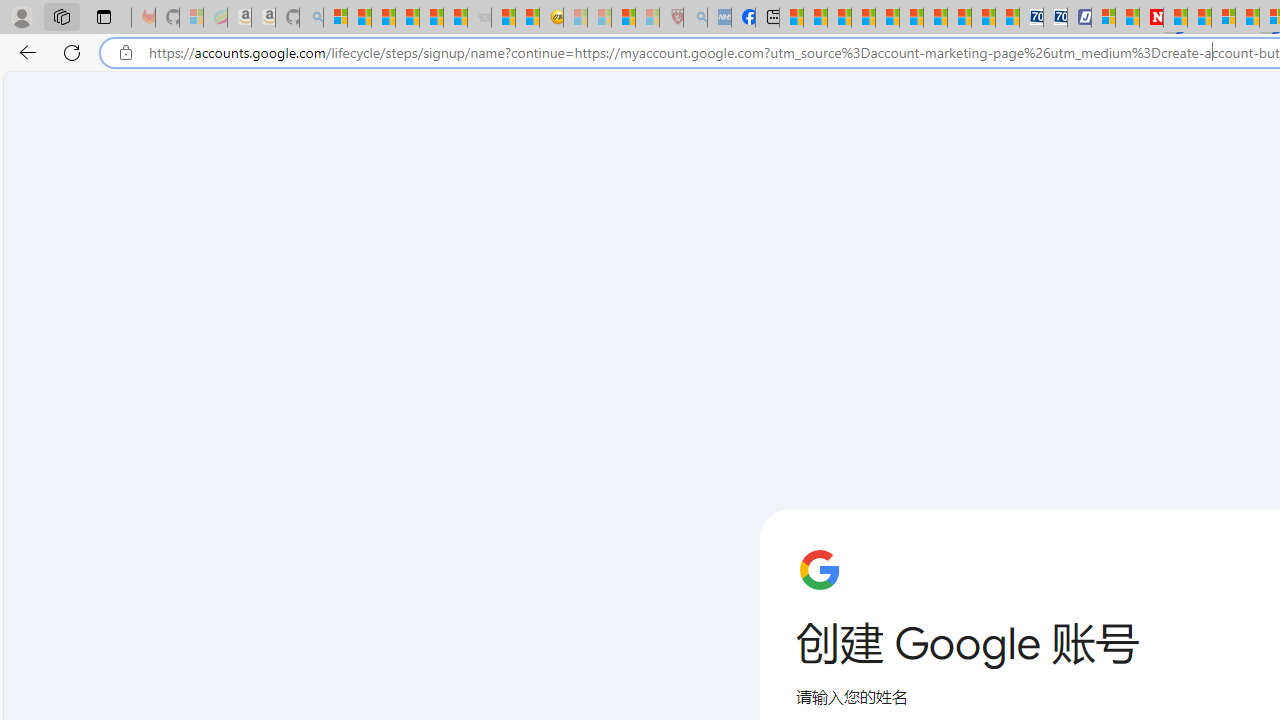 This screenshot has height=720, width=1280. I want to click on 'World - MSN', so click(839, 17).